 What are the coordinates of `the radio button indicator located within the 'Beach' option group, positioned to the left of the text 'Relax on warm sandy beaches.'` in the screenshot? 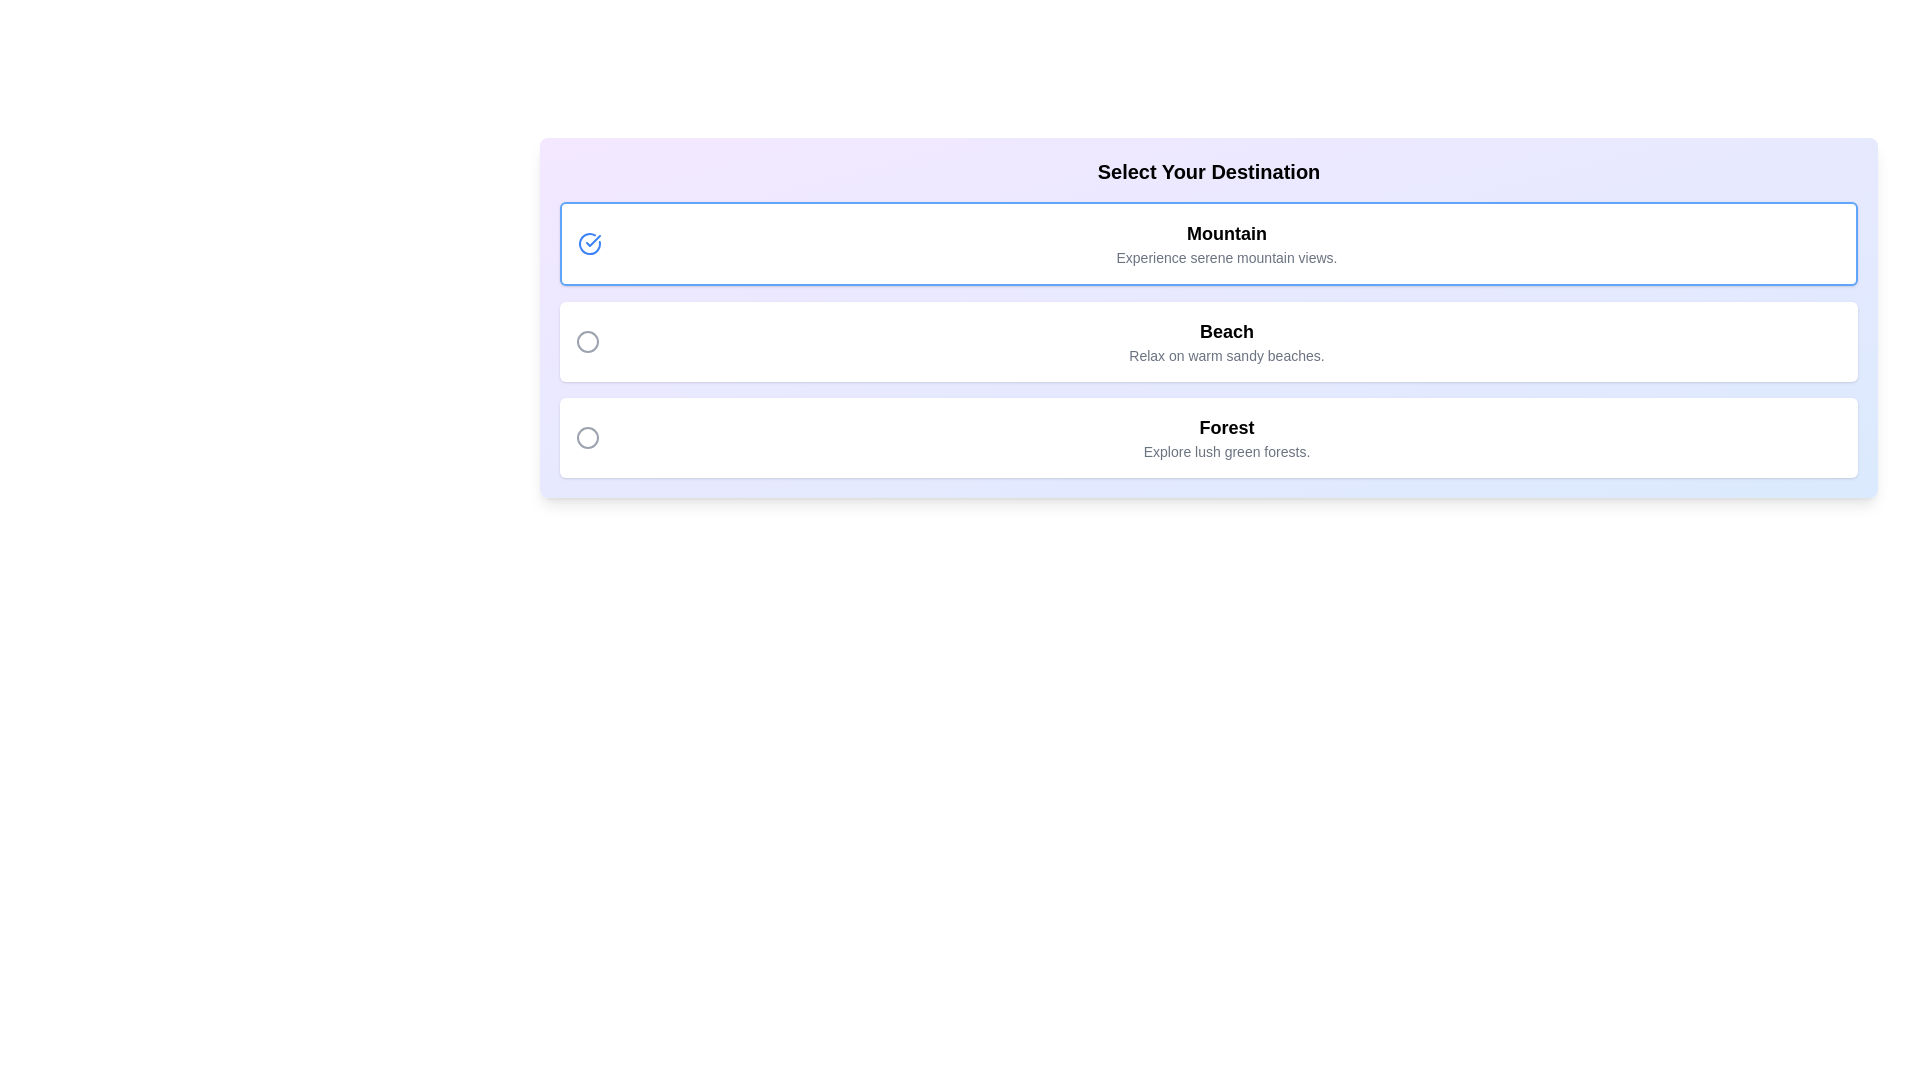 It's located at (593, 341).